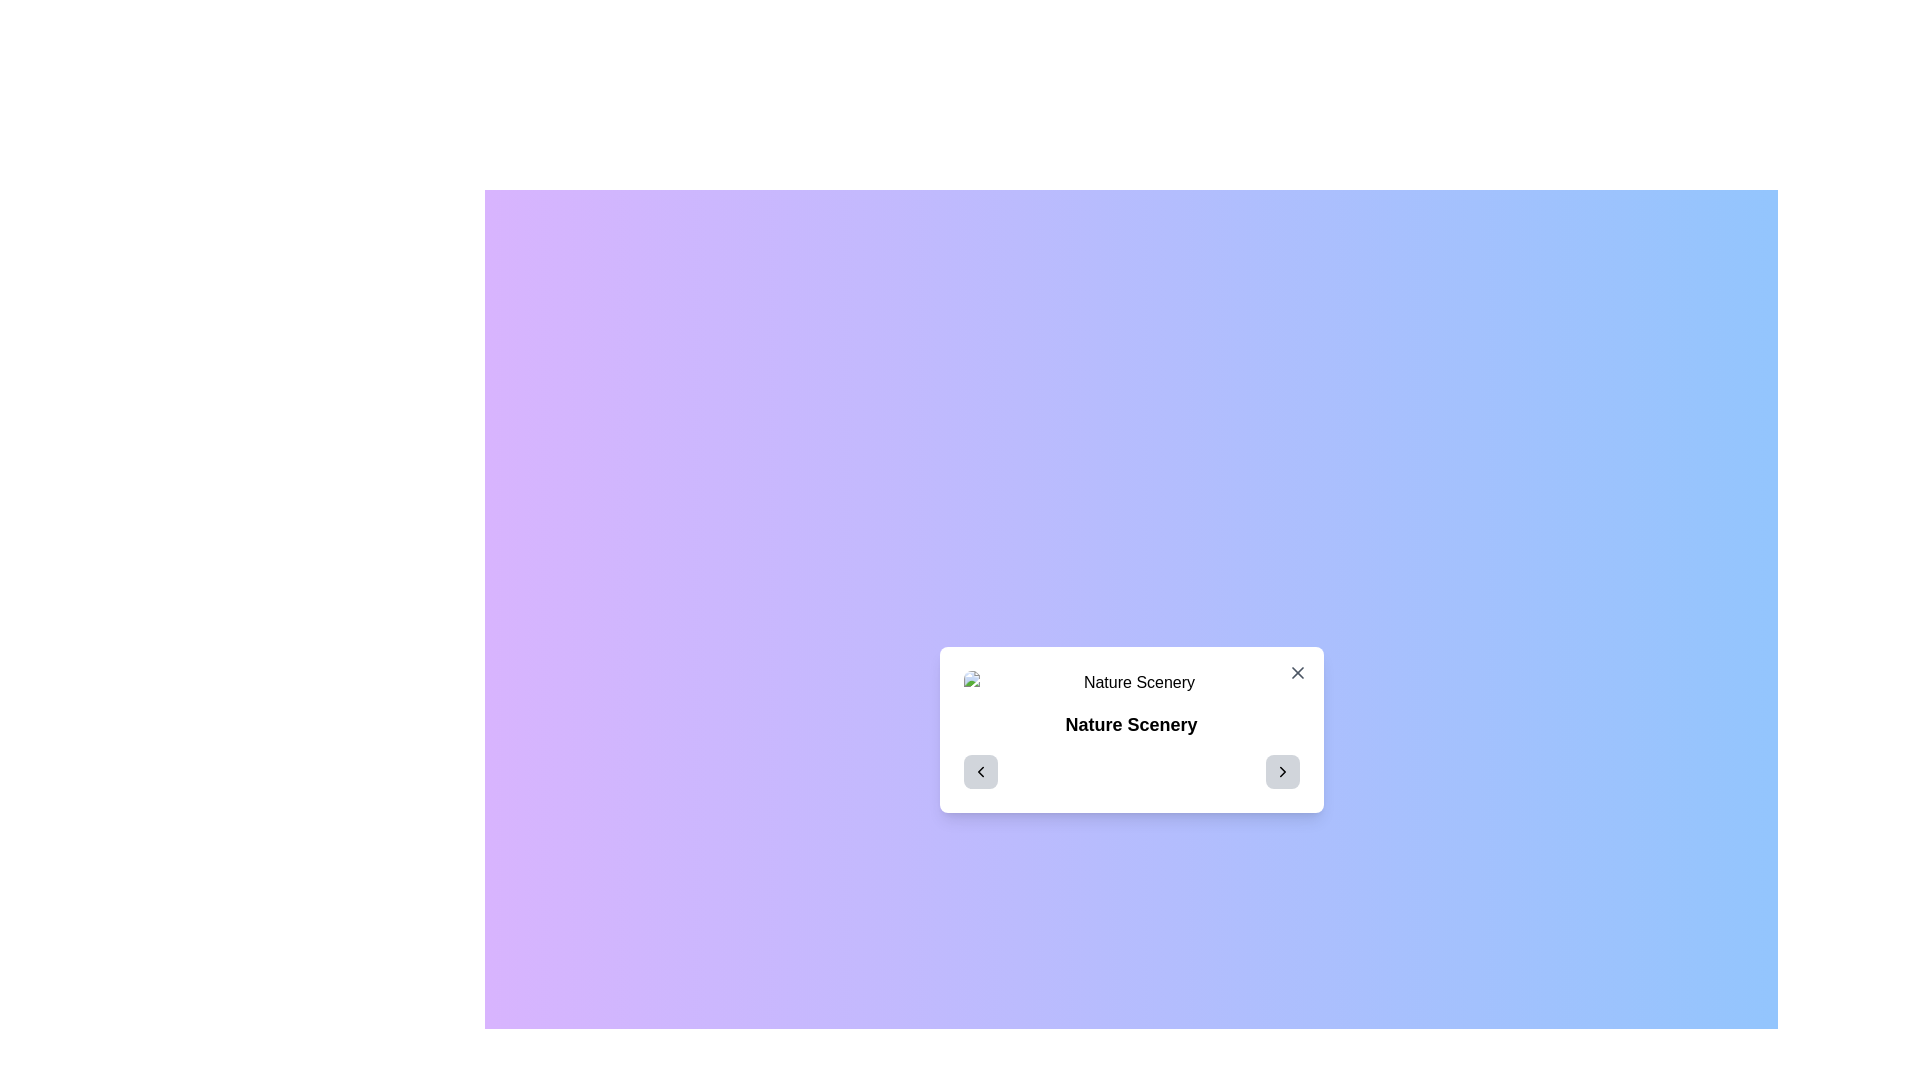 Image resolution: width=1920 pixels, height=1080 pixels. What do you see at coordinates (980, 770) in the screenshot?
I see `the left-pointing chevron icon, which is enclosed in a rounded rectangular button with a light gray background` at bounding box center [980, 770].